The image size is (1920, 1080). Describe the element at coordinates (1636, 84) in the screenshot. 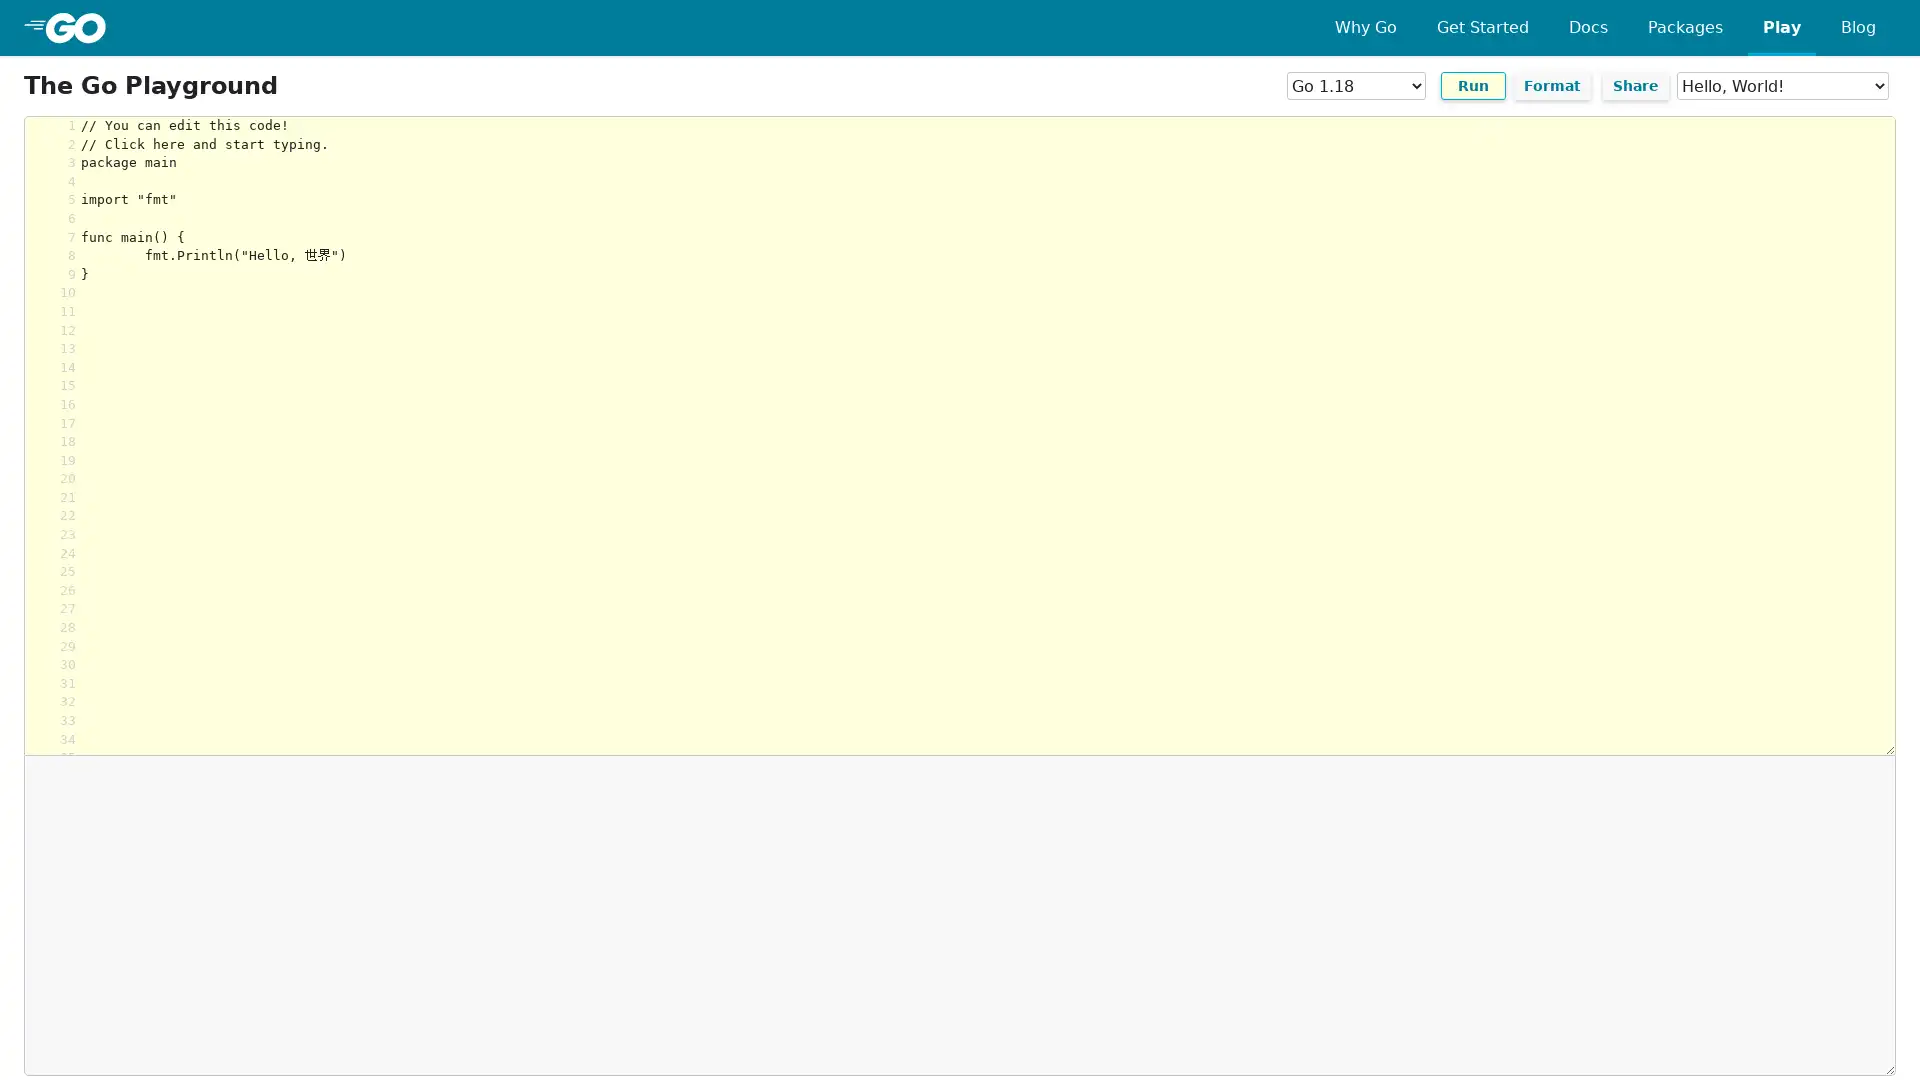

I see `Share` at that location.